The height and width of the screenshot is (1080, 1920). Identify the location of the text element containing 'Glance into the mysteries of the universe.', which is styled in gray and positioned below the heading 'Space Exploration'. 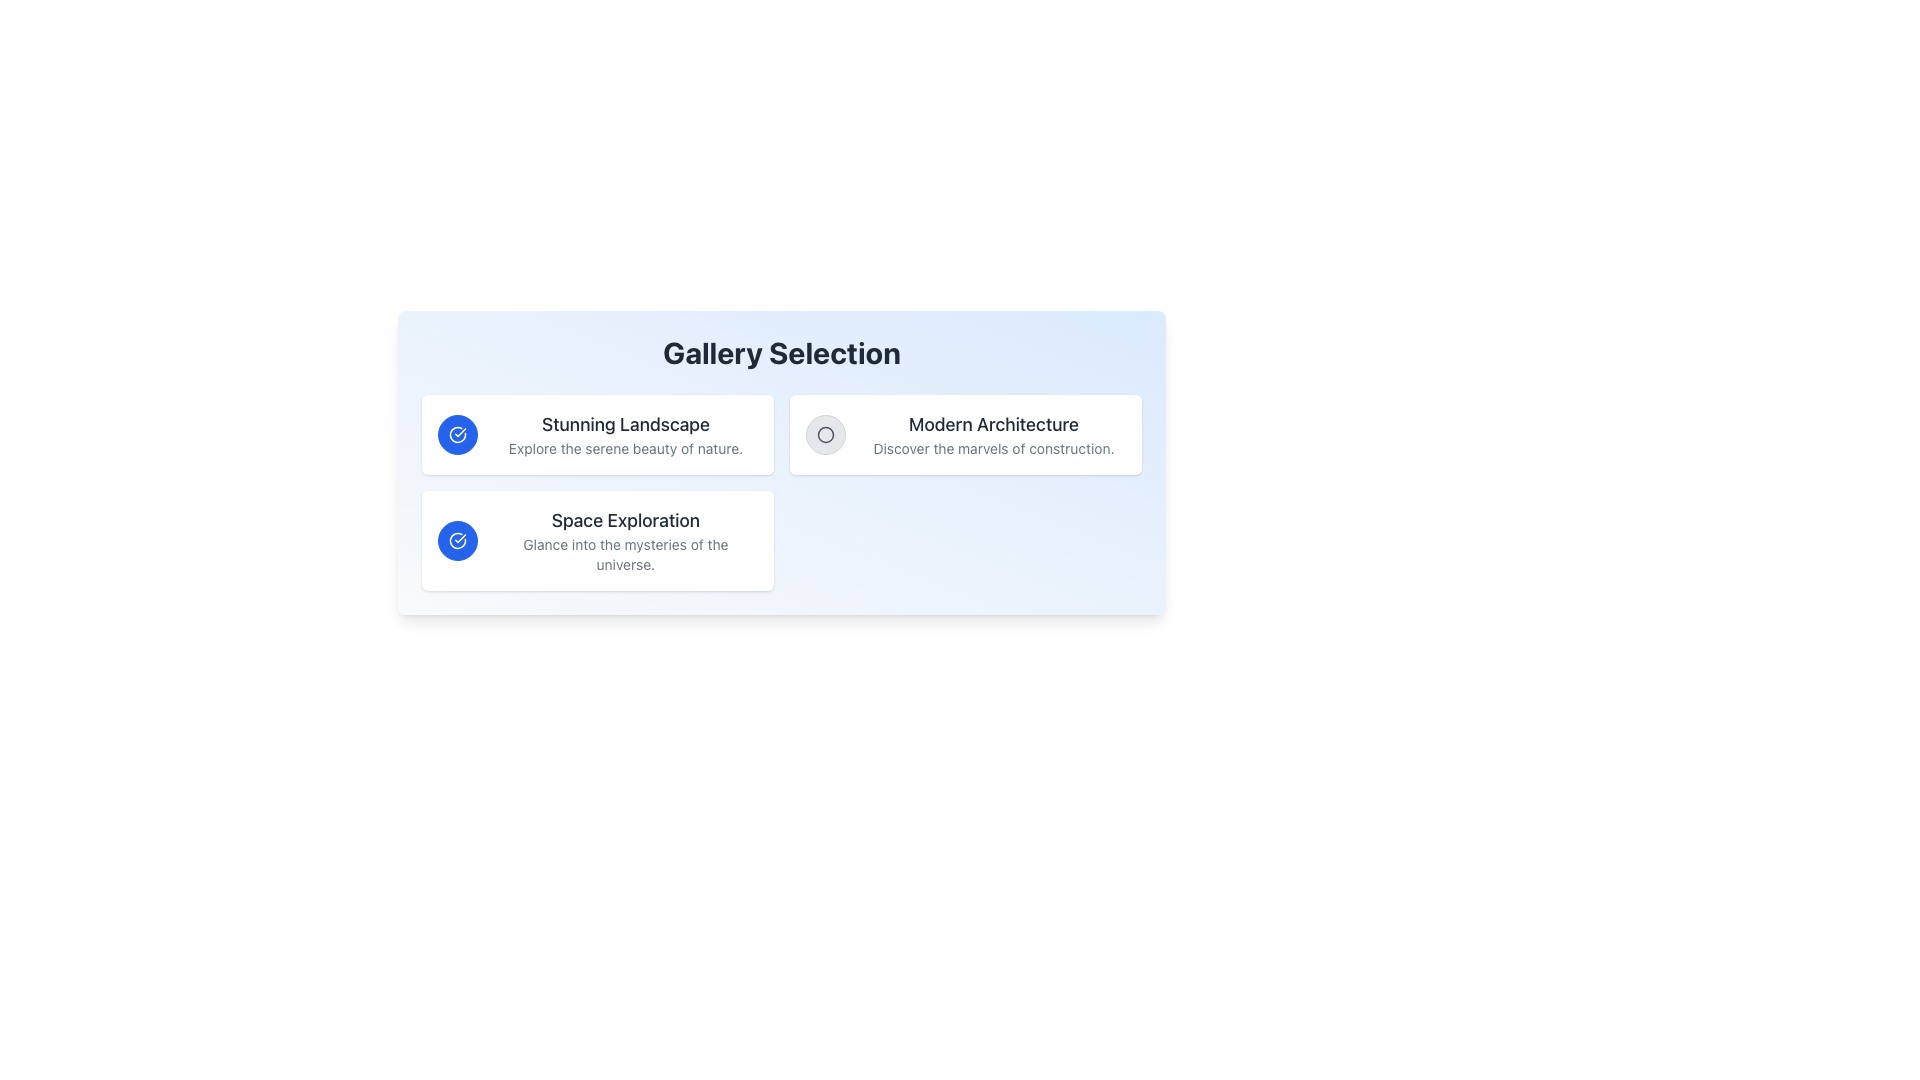
(624, 555).